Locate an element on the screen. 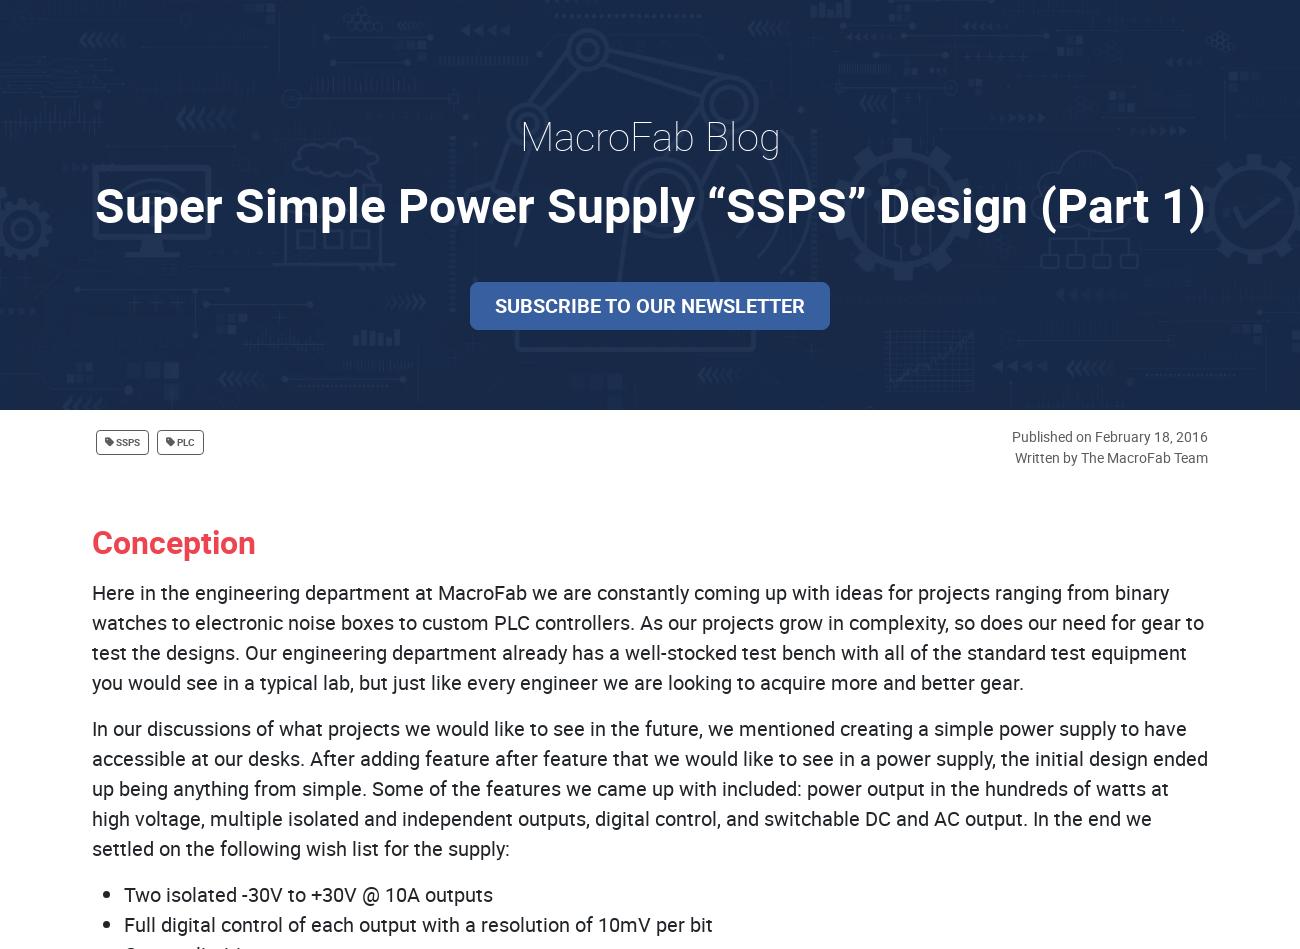  'Figure 10: 8 ohm load' is located at coordinates (1033, 89).